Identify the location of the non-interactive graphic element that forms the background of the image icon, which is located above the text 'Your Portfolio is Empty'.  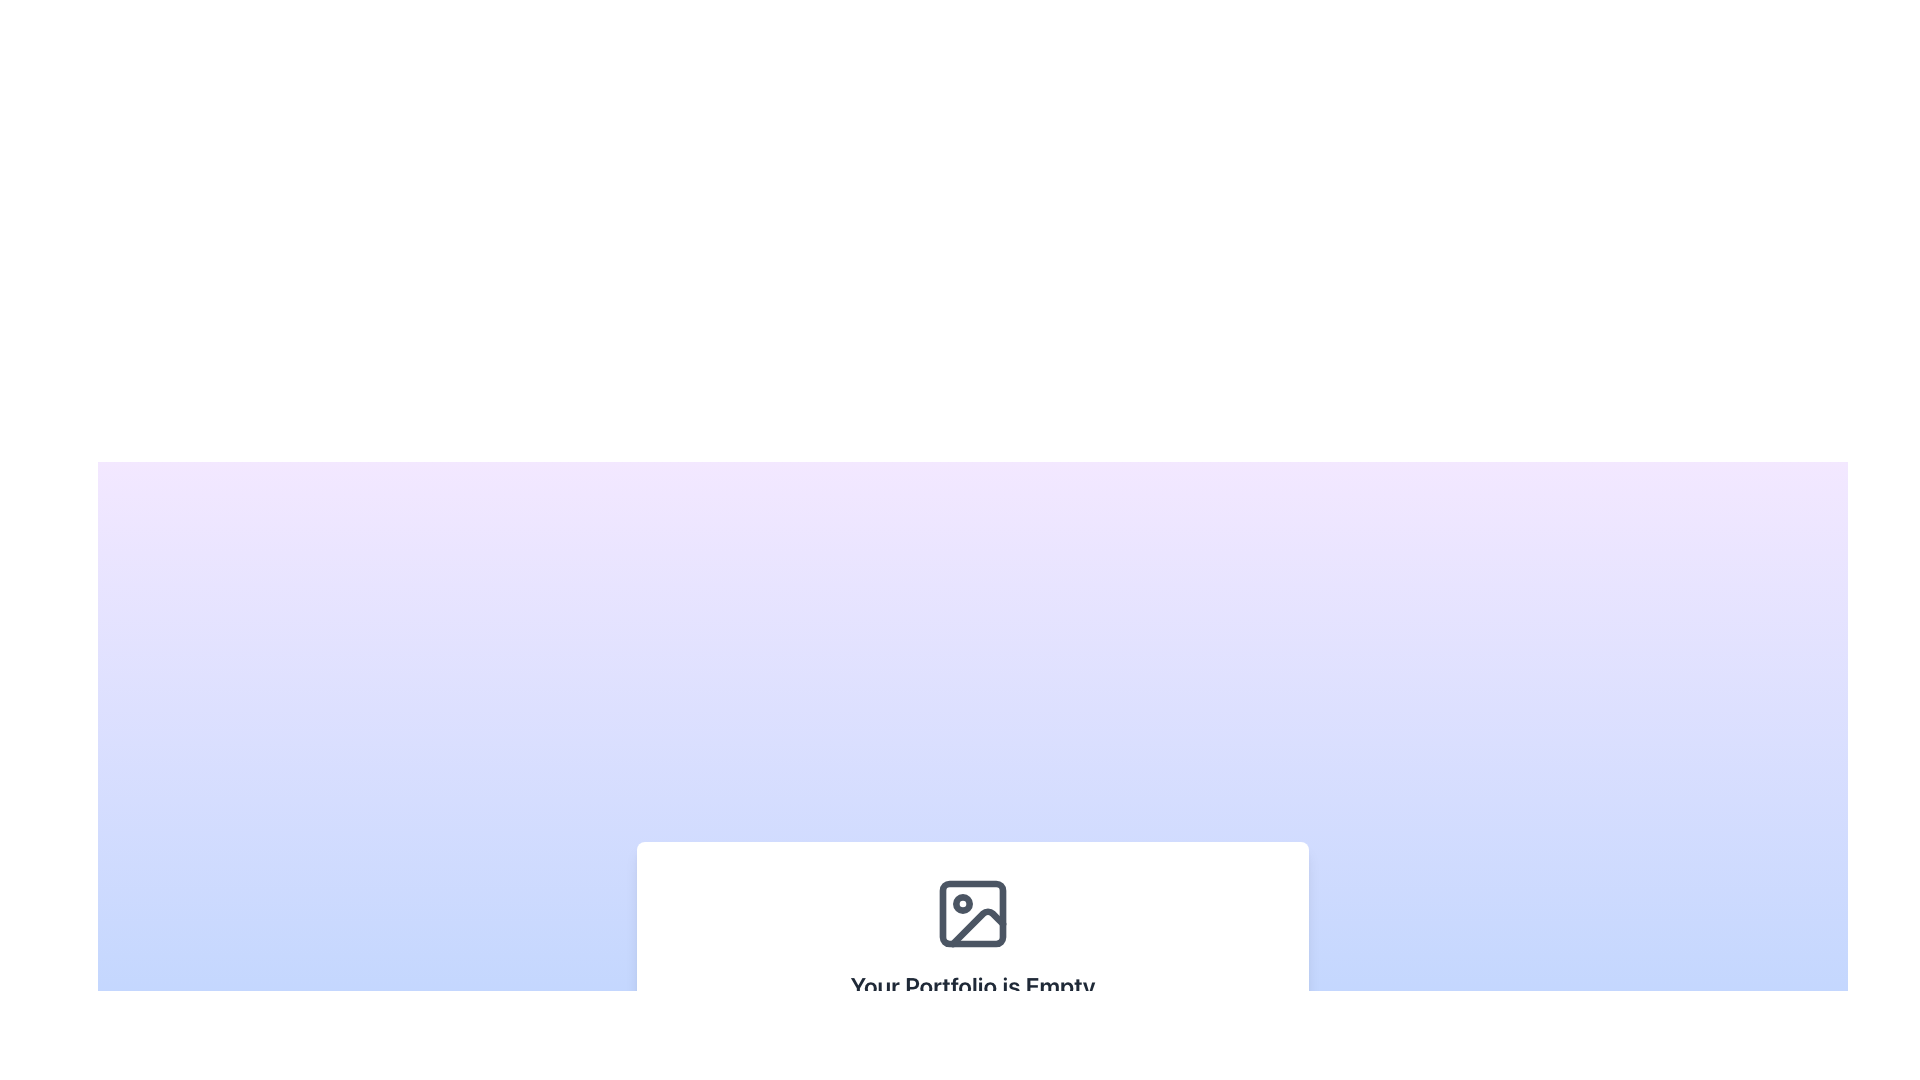
(973, 914).